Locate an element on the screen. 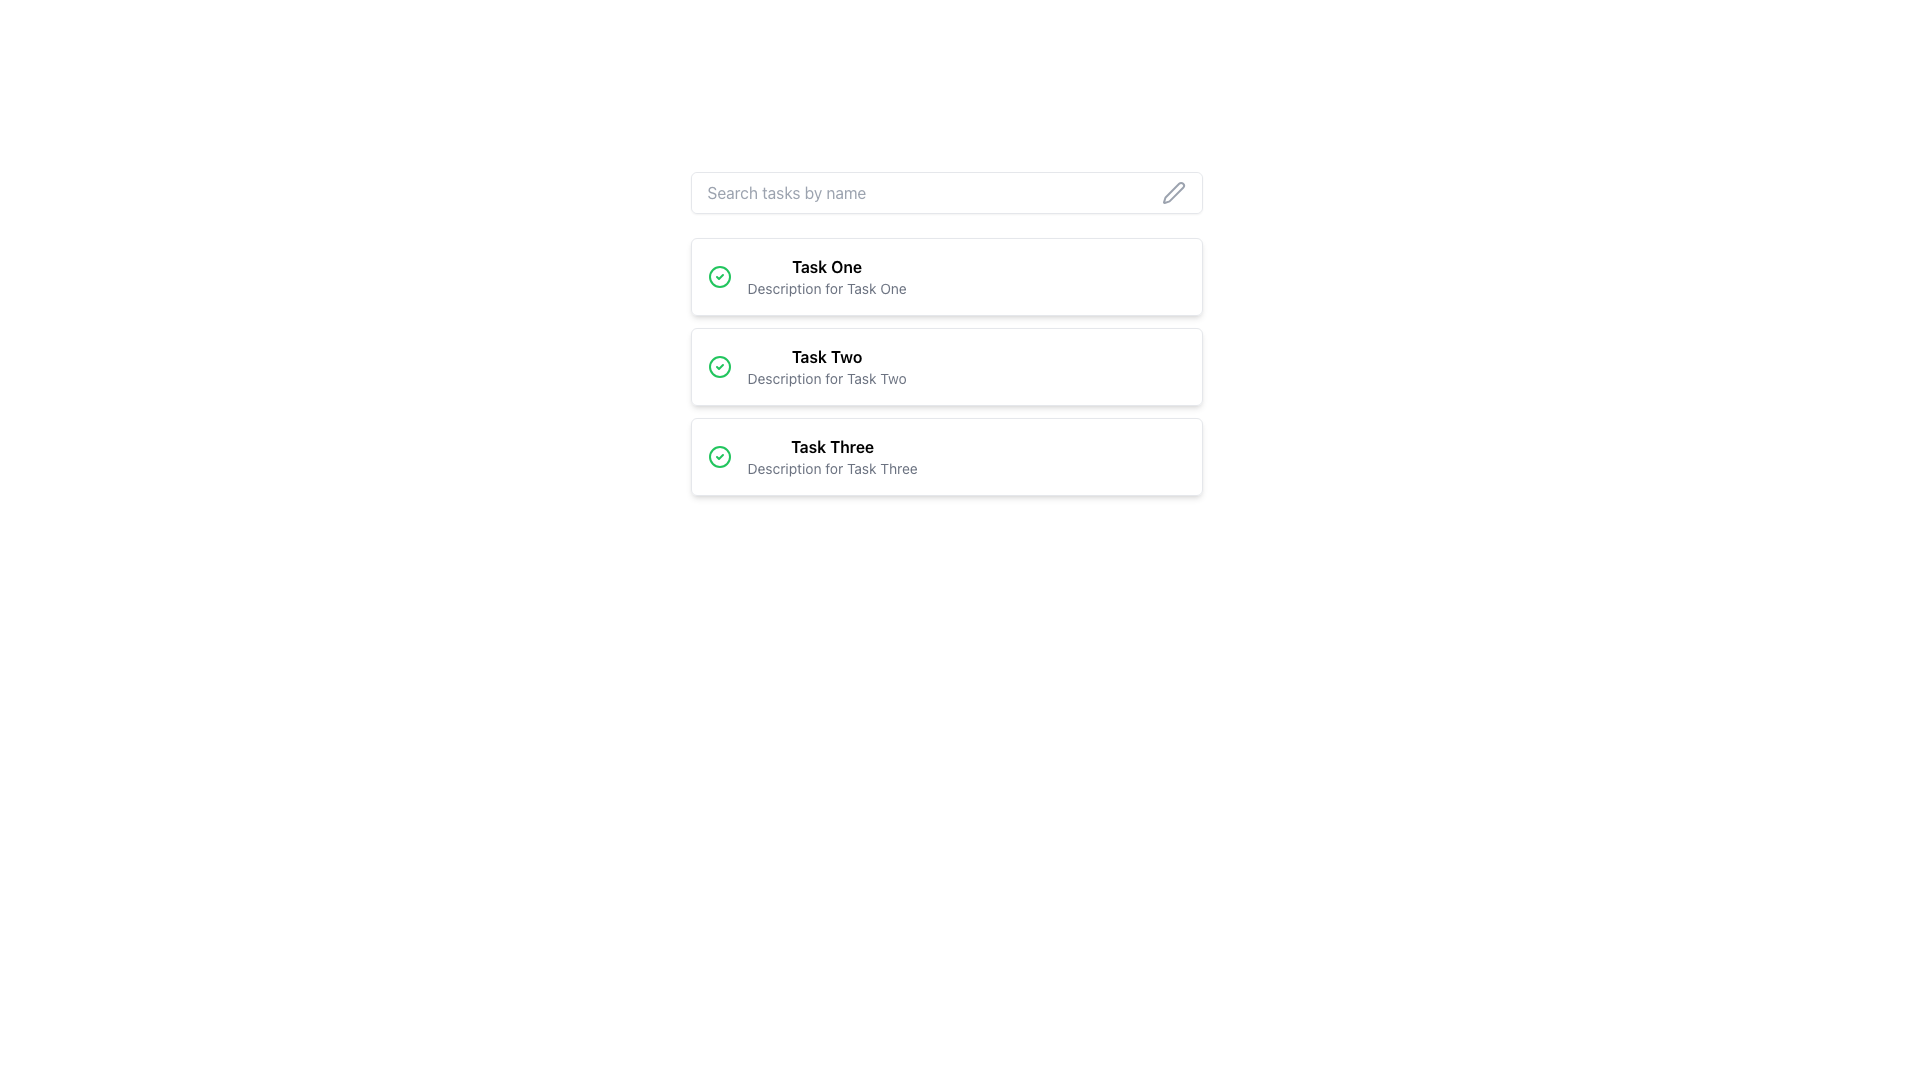  the pen-shaped icon button located at the far right end of the search input bar, which is styled in light gray and associated with editing actions is located at coordinates (1173, 192).